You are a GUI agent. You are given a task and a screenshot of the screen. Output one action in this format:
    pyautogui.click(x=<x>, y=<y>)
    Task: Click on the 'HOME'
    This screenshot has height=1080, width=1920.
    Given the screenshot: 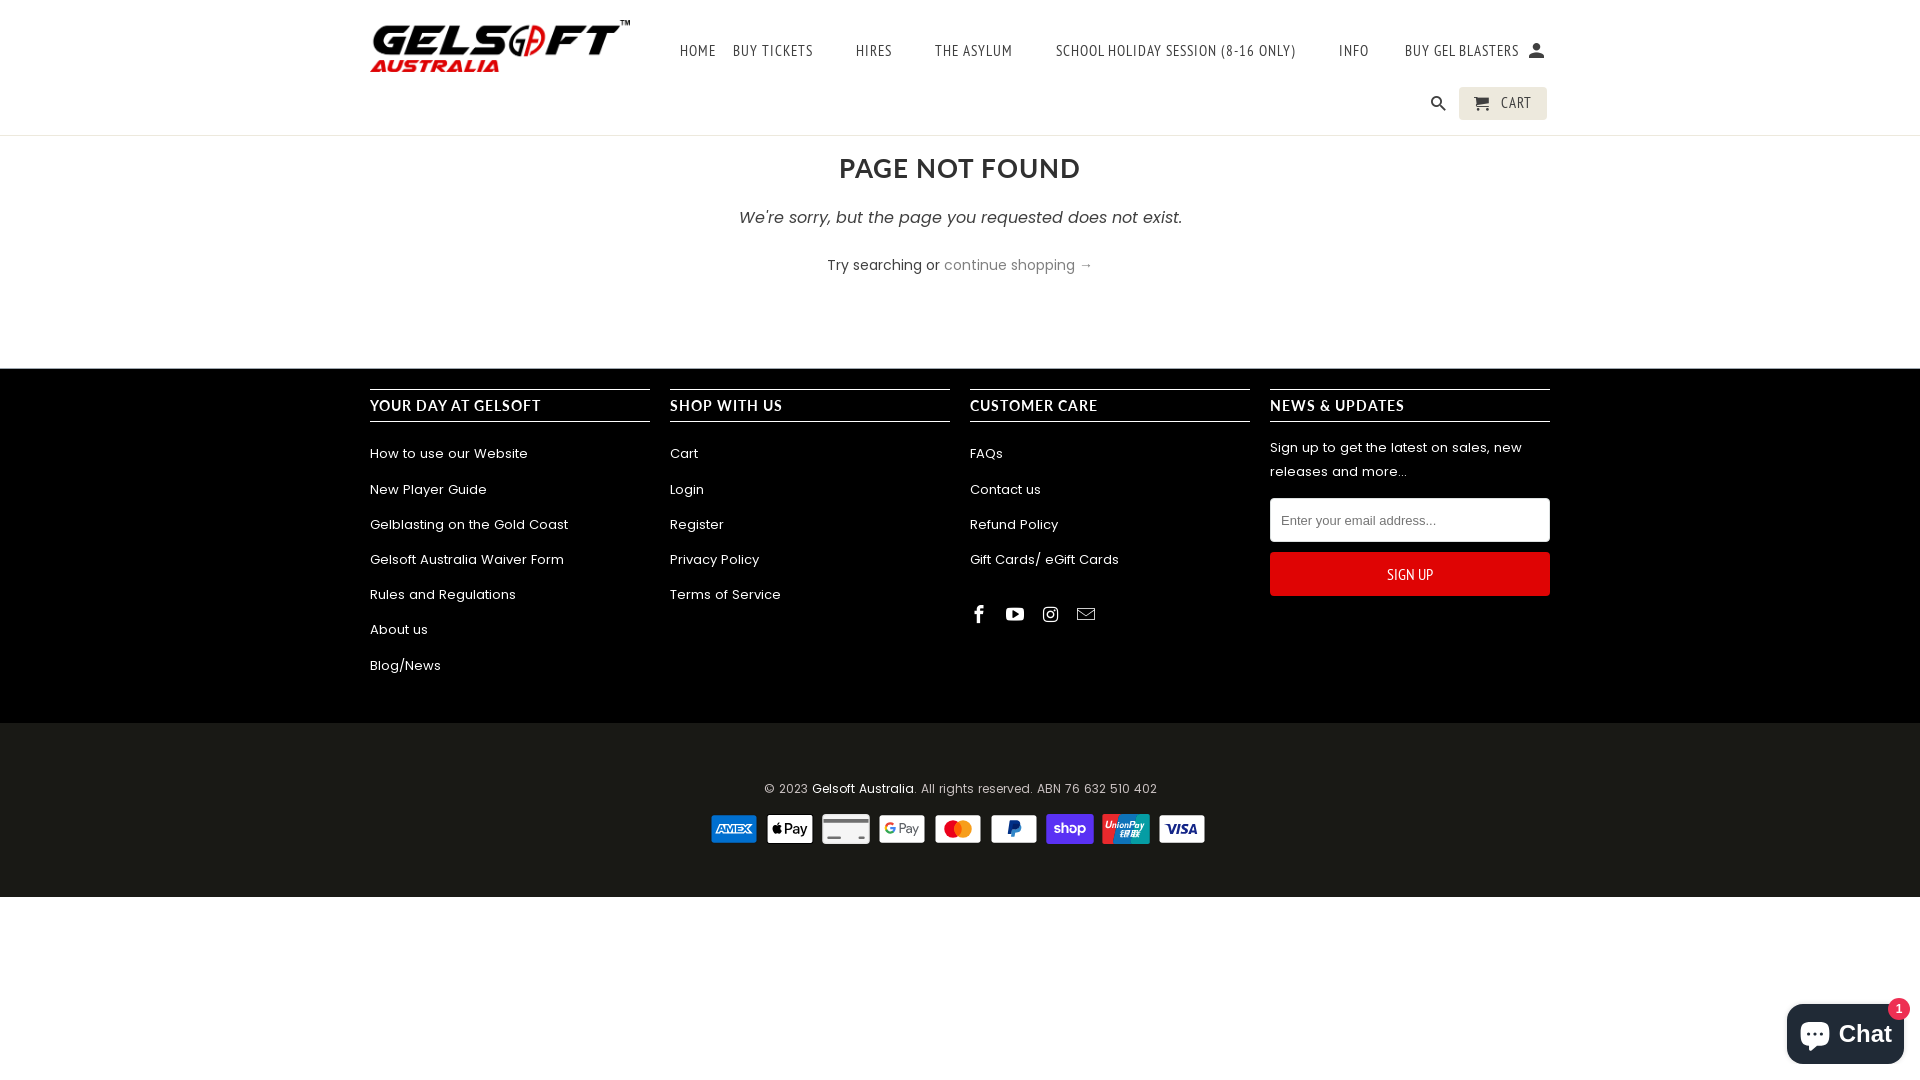 What is the action you would take?
    pyautogui.click(x=697, y=53)
    